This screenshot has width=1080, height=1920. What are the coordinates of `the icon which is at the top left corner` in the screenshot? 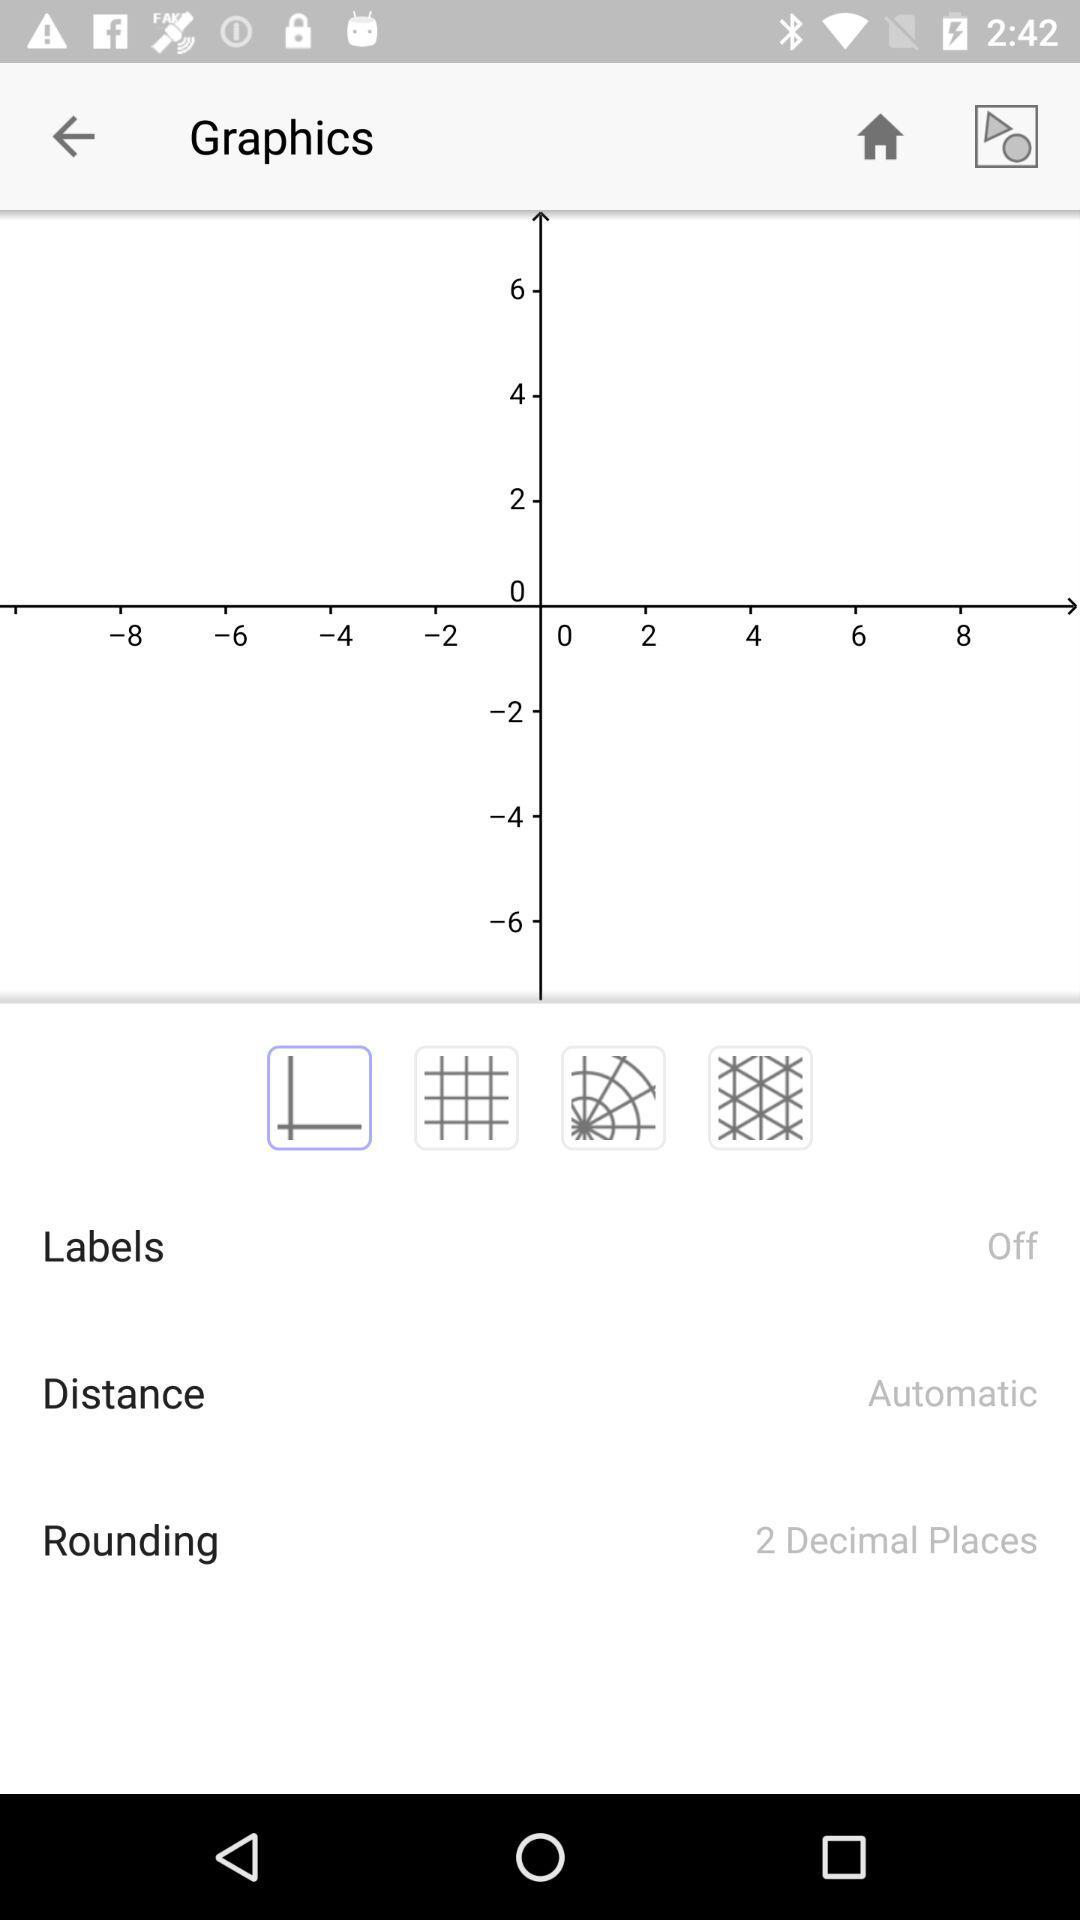 It's located at (72, 136).